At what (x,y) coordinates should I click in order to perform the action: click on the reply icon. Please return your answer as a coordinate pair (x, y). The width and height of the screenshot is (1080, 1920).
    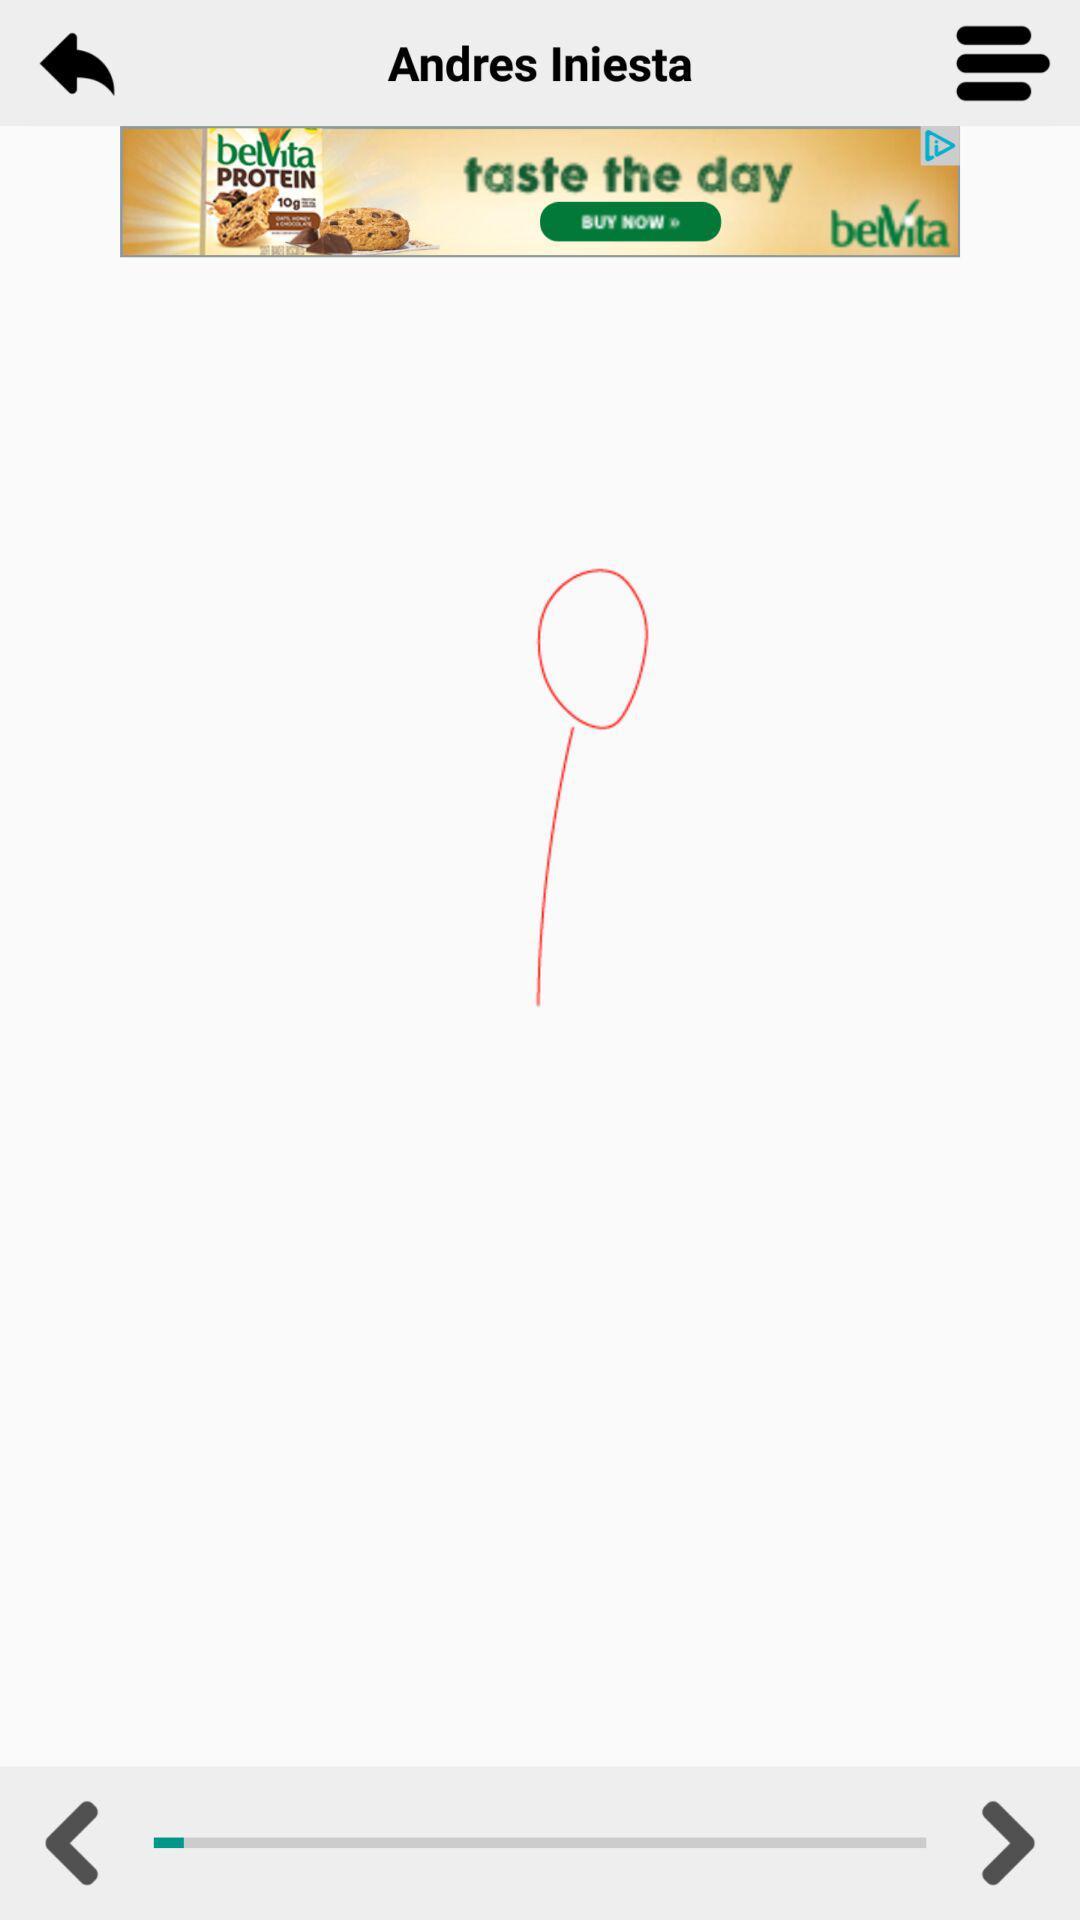
    Looking at the image, I should click on (75, 62).